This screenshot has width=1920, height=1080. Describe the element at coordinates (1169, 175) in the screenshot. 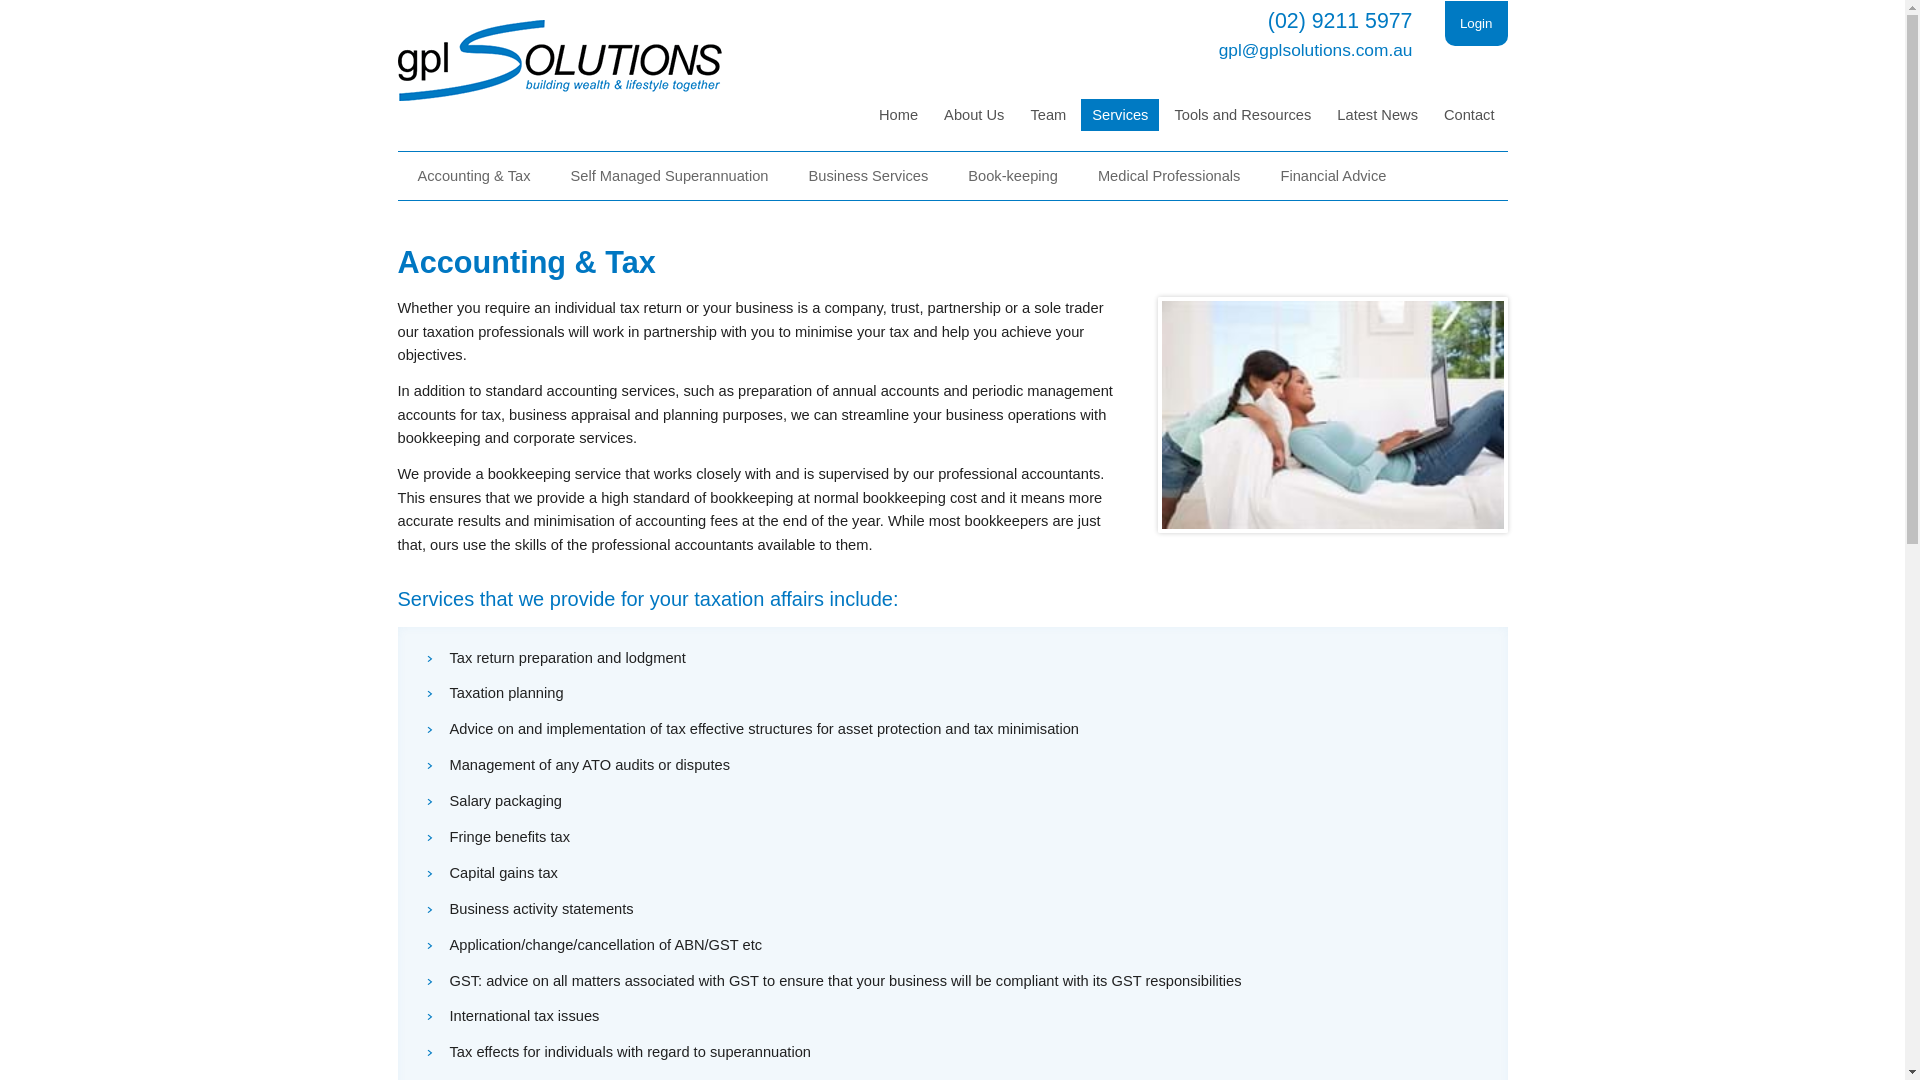

I see `'Medical Professionals'` at that location.